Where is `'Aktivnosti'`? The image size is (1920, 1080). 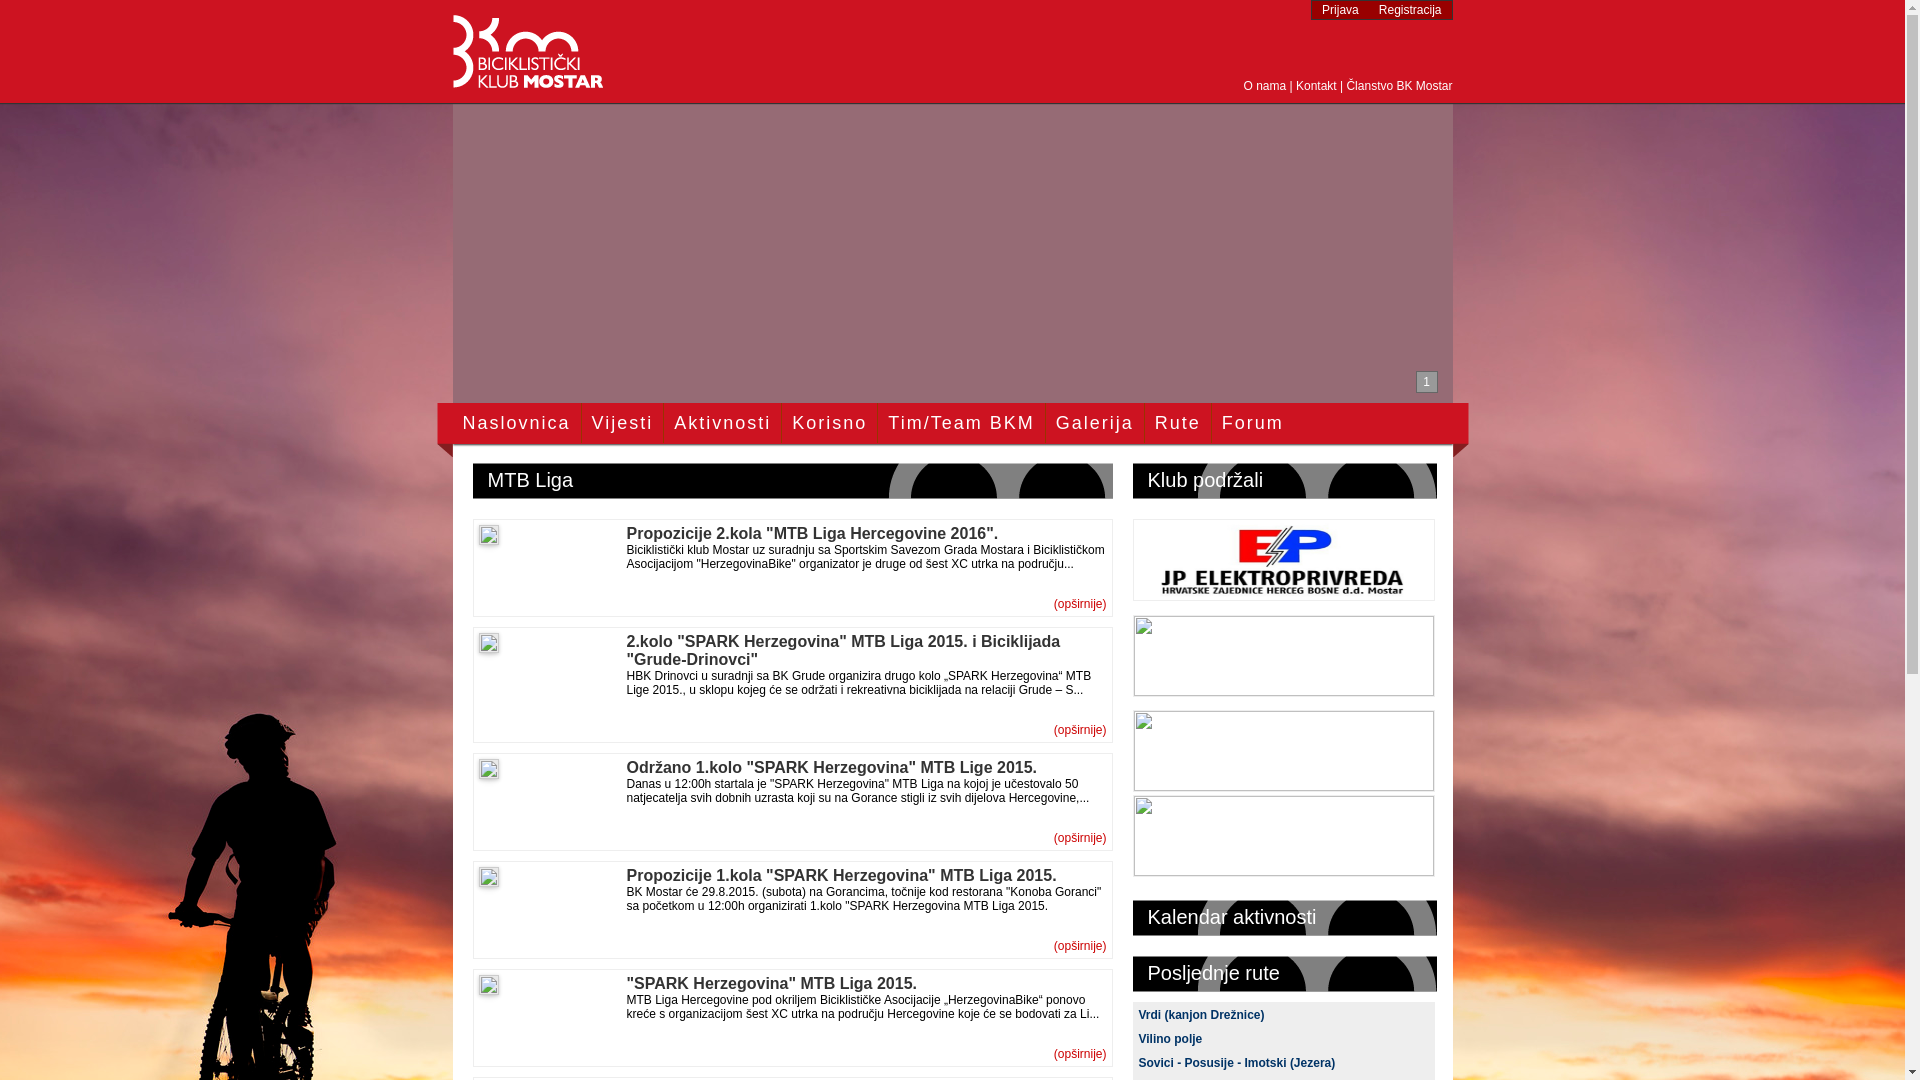
'Aktivnosti' is located at coordinates (721, 422).